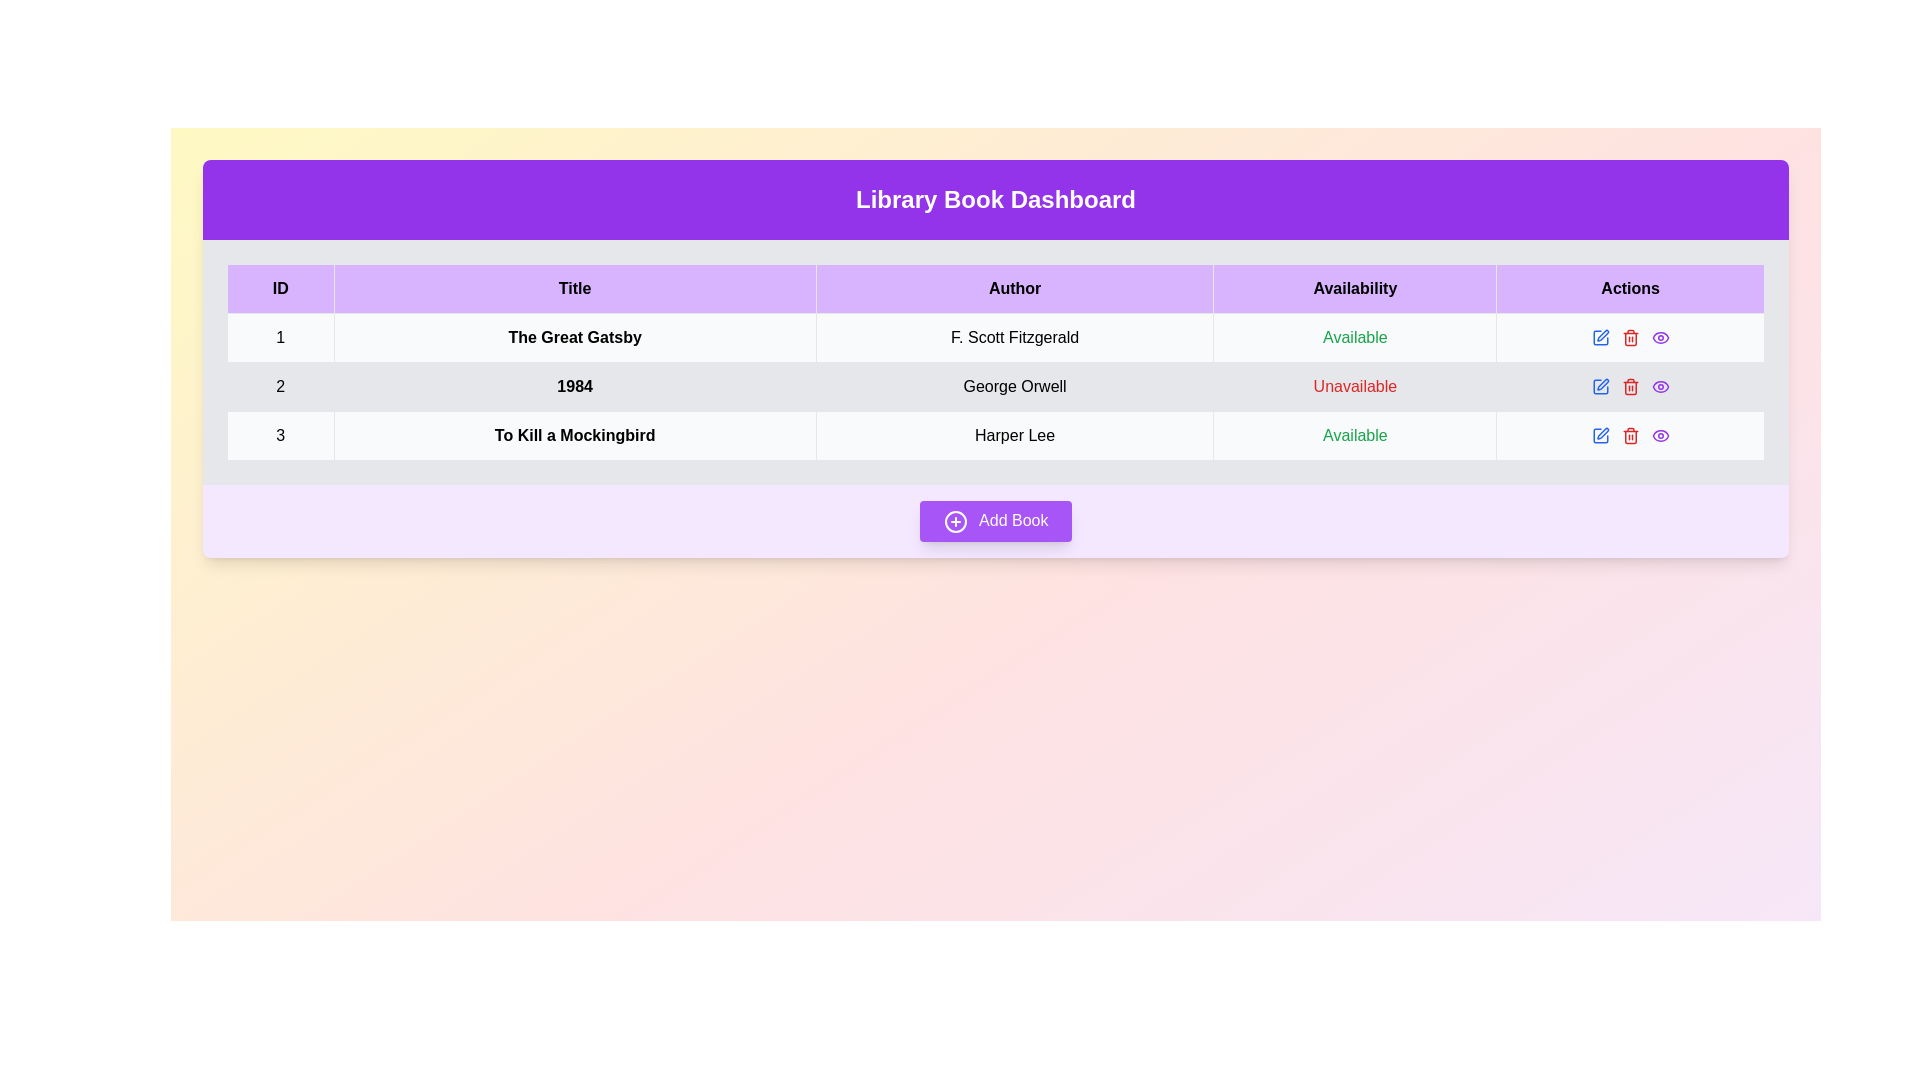 The image size is (1920, 1080). I want to click on the header labeled 'Title' in the data table, which has a lavender background and bold black text, located in the second column between 'ID' and 'Author', so click(574, 289).